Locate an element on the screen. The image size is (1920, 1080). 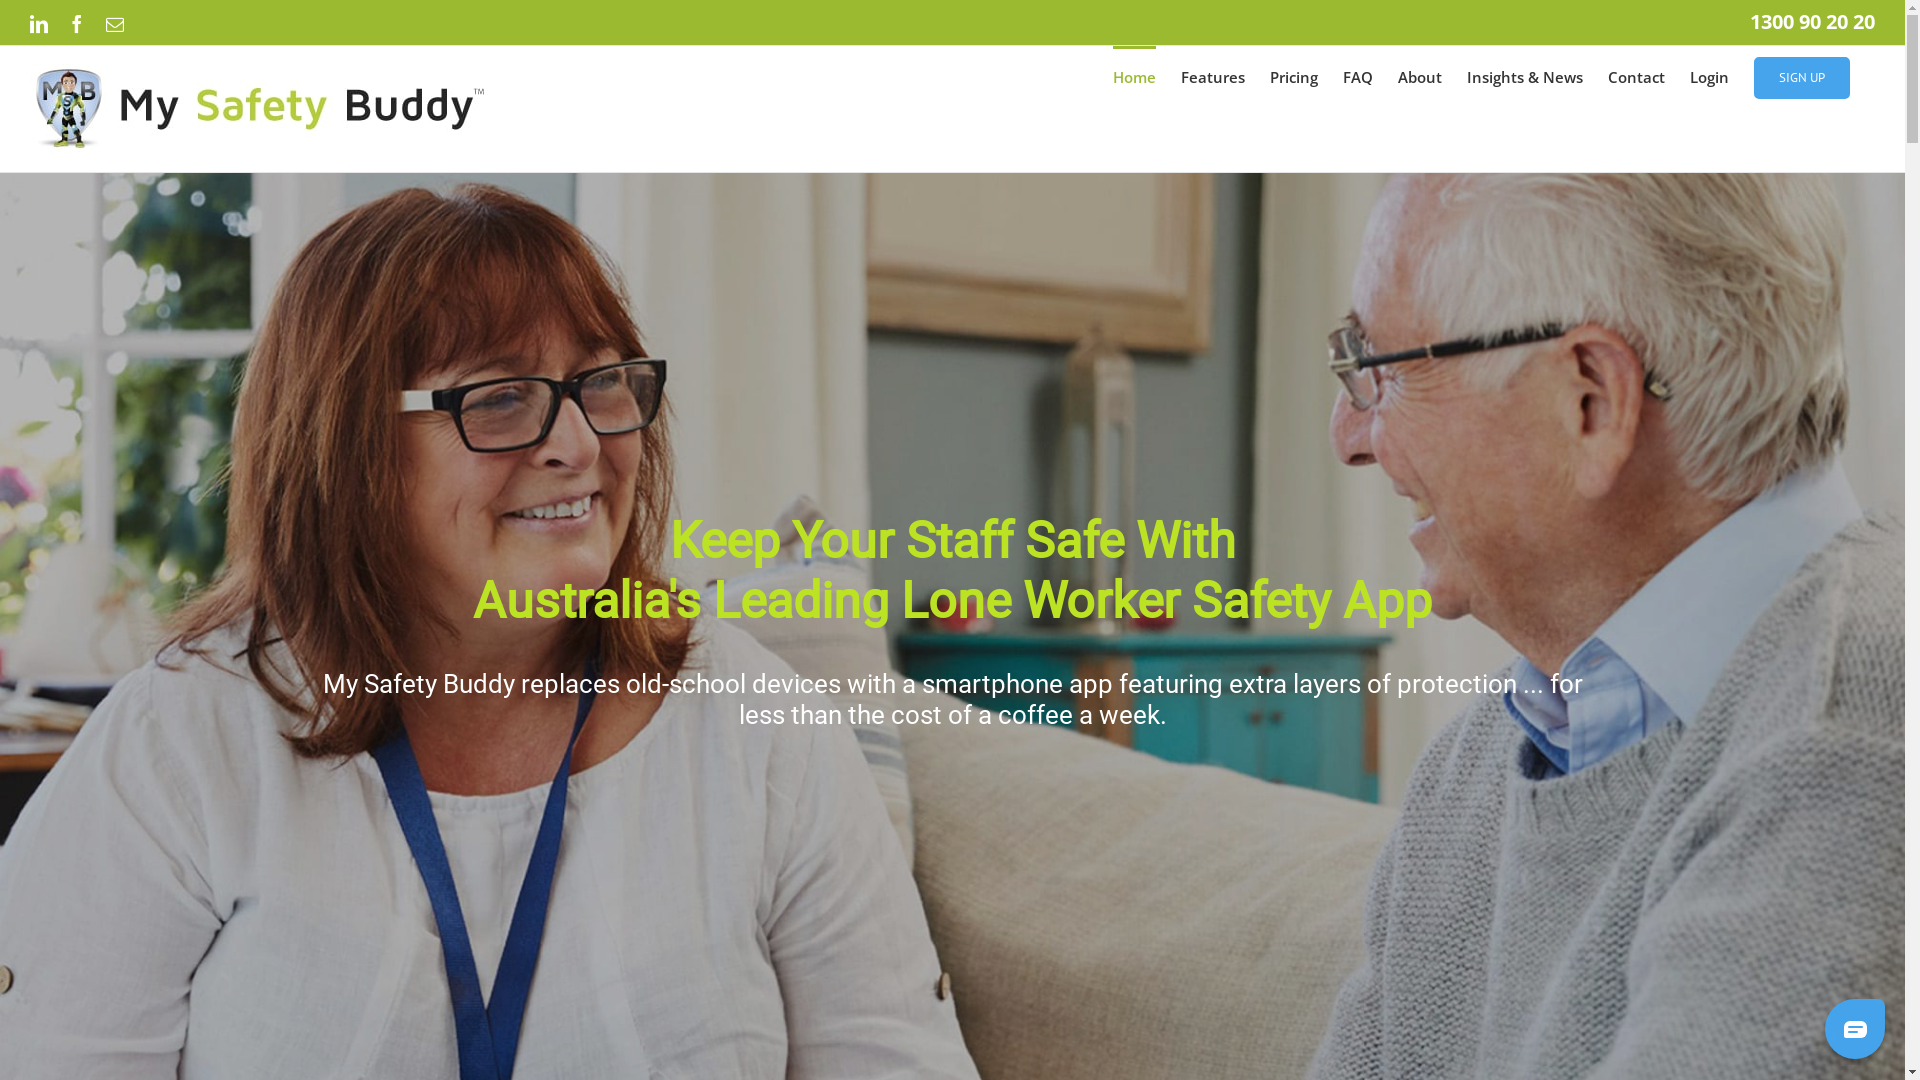
'Login' is located at coordinates (1708, 75).